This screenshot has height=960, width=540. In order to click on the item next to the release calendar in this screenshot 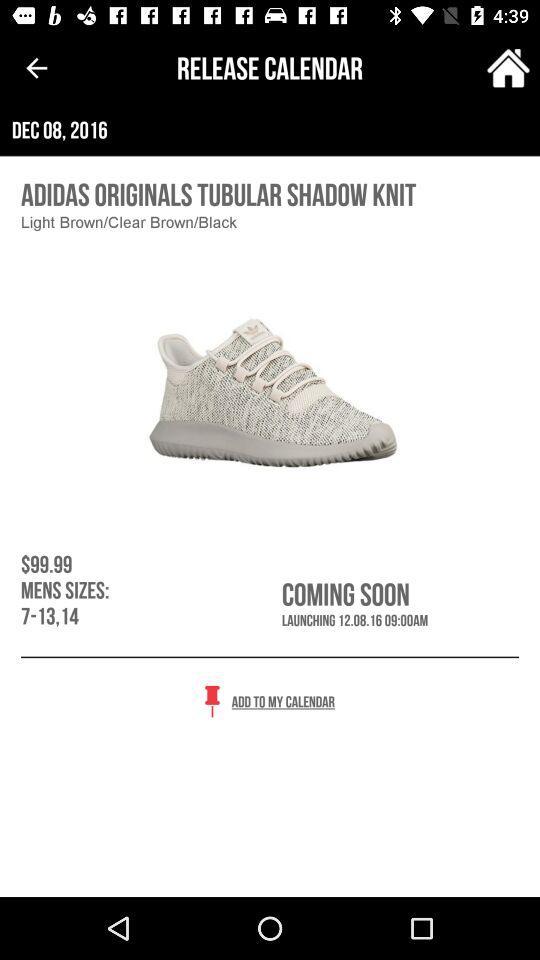, I will do `click(508, 68)`.